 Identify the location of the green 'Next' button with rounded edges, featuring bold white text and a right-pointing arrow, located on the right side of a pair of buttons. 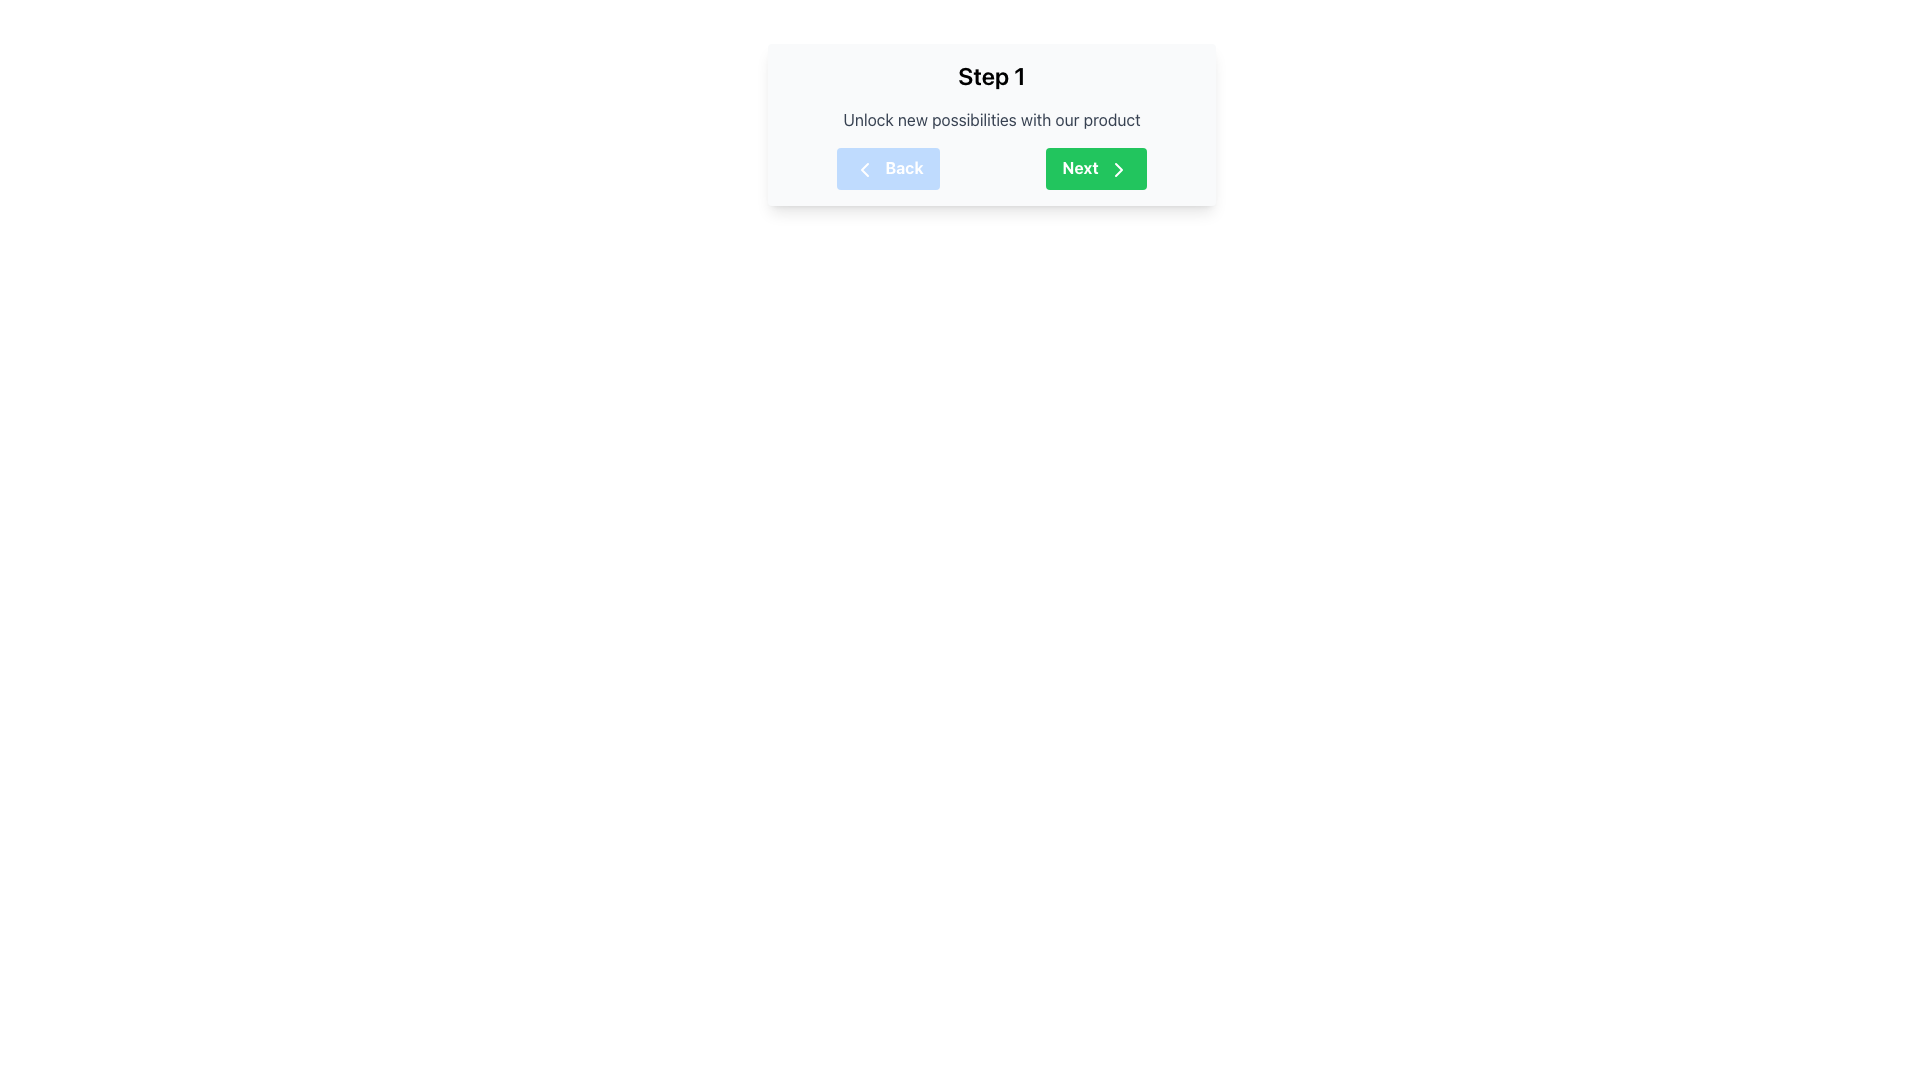
(1094, 167).